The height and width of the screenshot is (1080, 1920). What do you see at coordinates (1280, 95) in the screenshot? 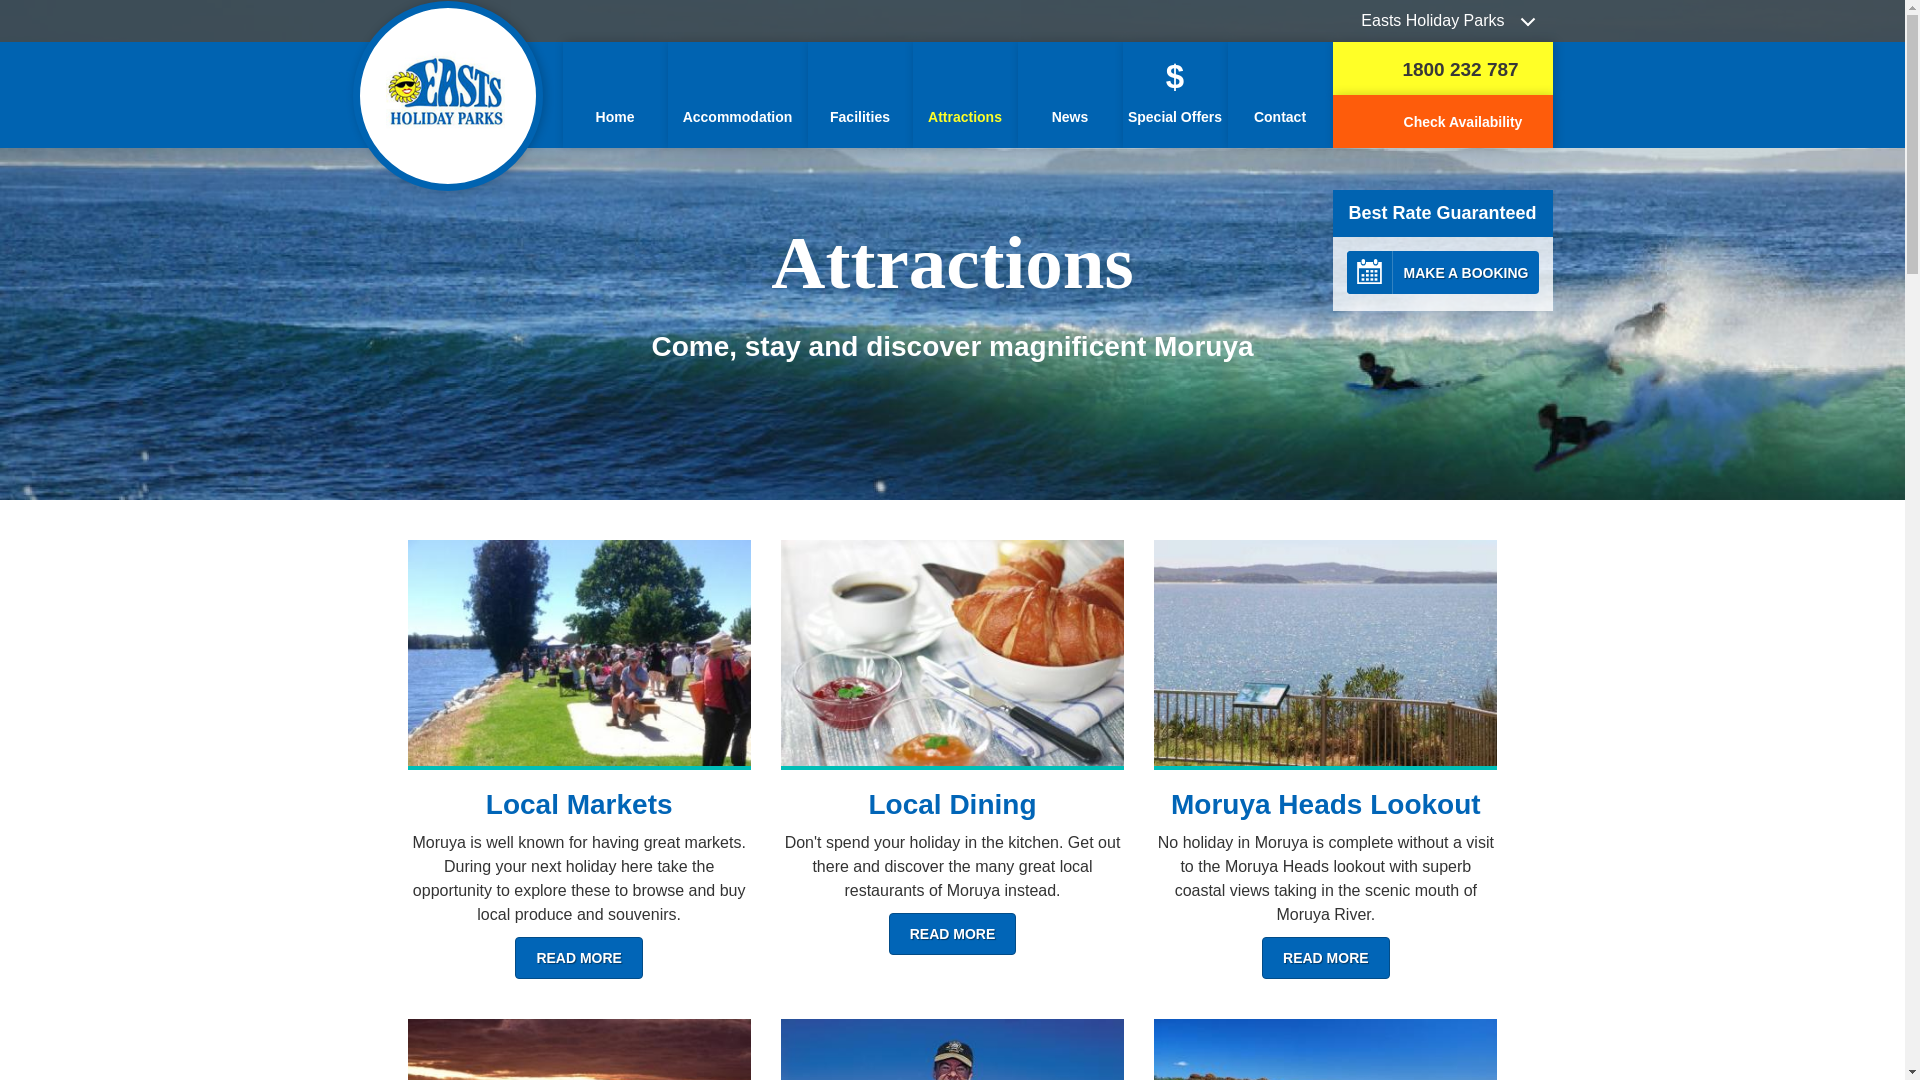
I see `'Contact'` at bounding box center [1280, 95].